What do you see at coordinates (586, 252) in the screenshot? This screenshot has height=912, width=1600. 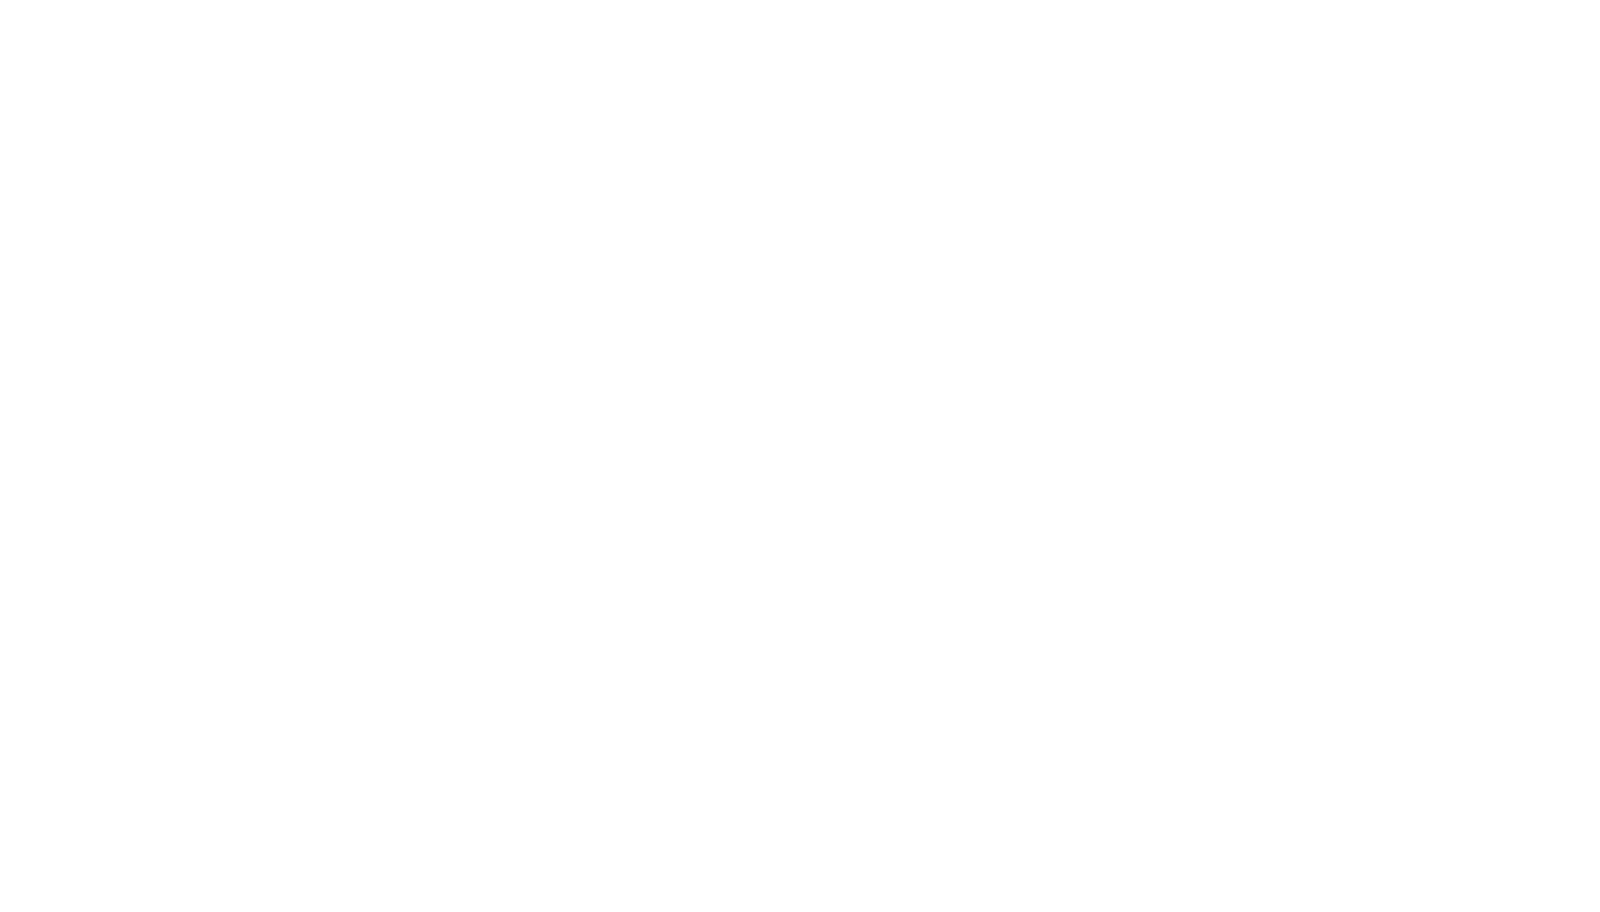 I see `'Chicken'` at bounding box center [586, 252].